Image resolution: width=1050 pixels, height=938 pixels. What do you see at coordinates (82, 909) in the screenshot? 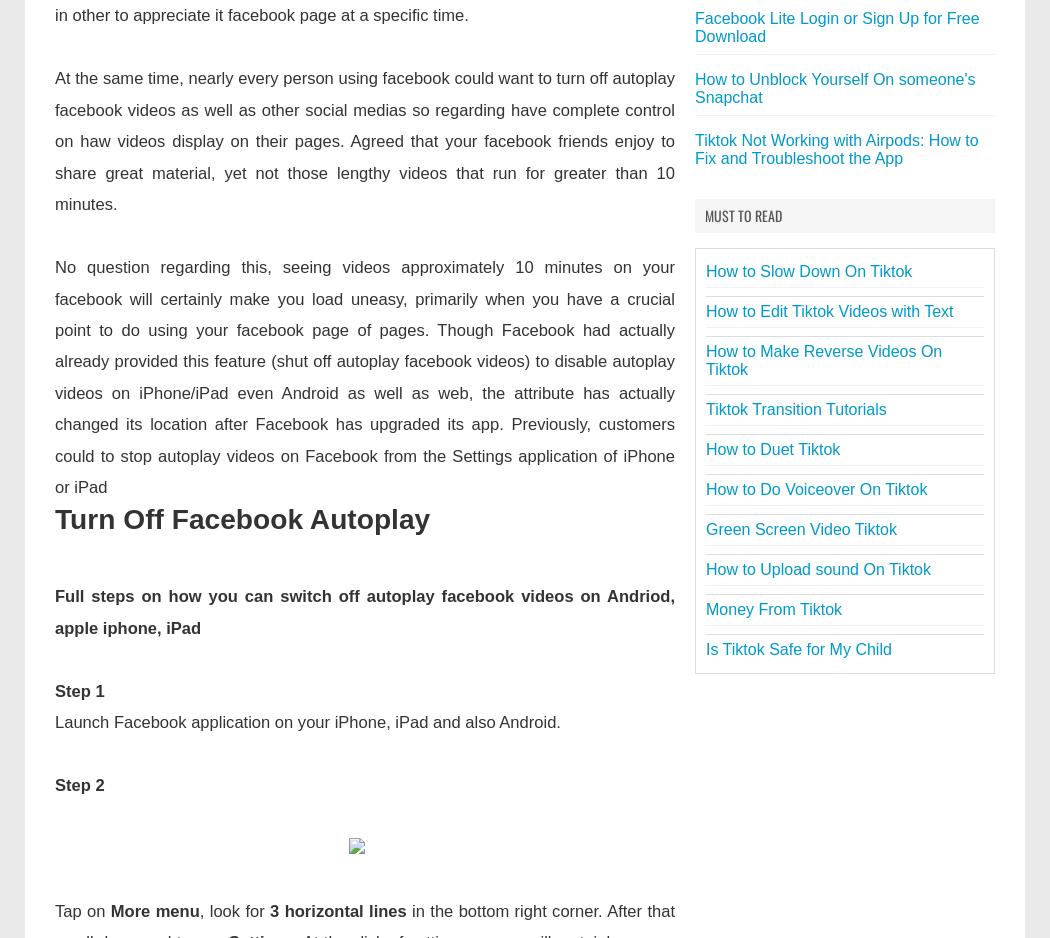
I see `'Tap on'` at bounding box center [82, 909].